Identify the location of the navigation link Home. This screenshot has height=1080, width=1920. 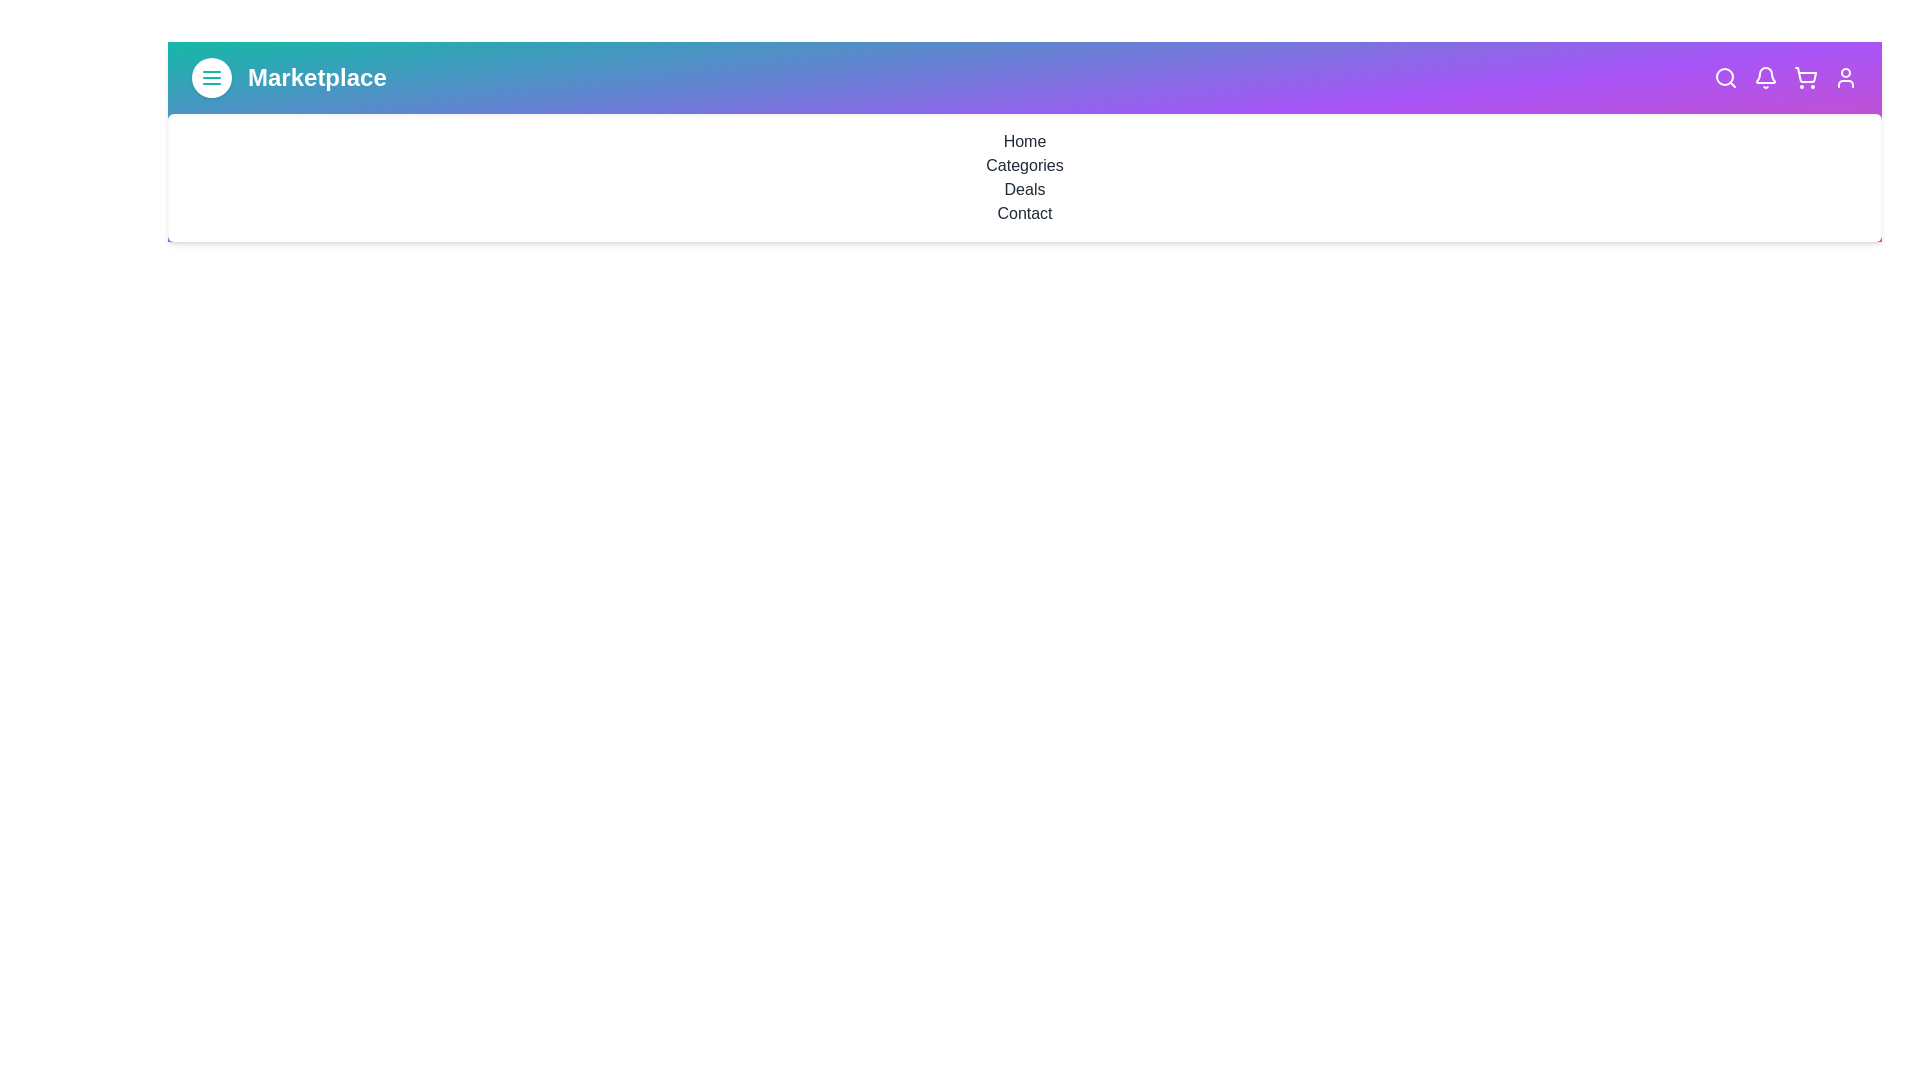
(1025, 141).